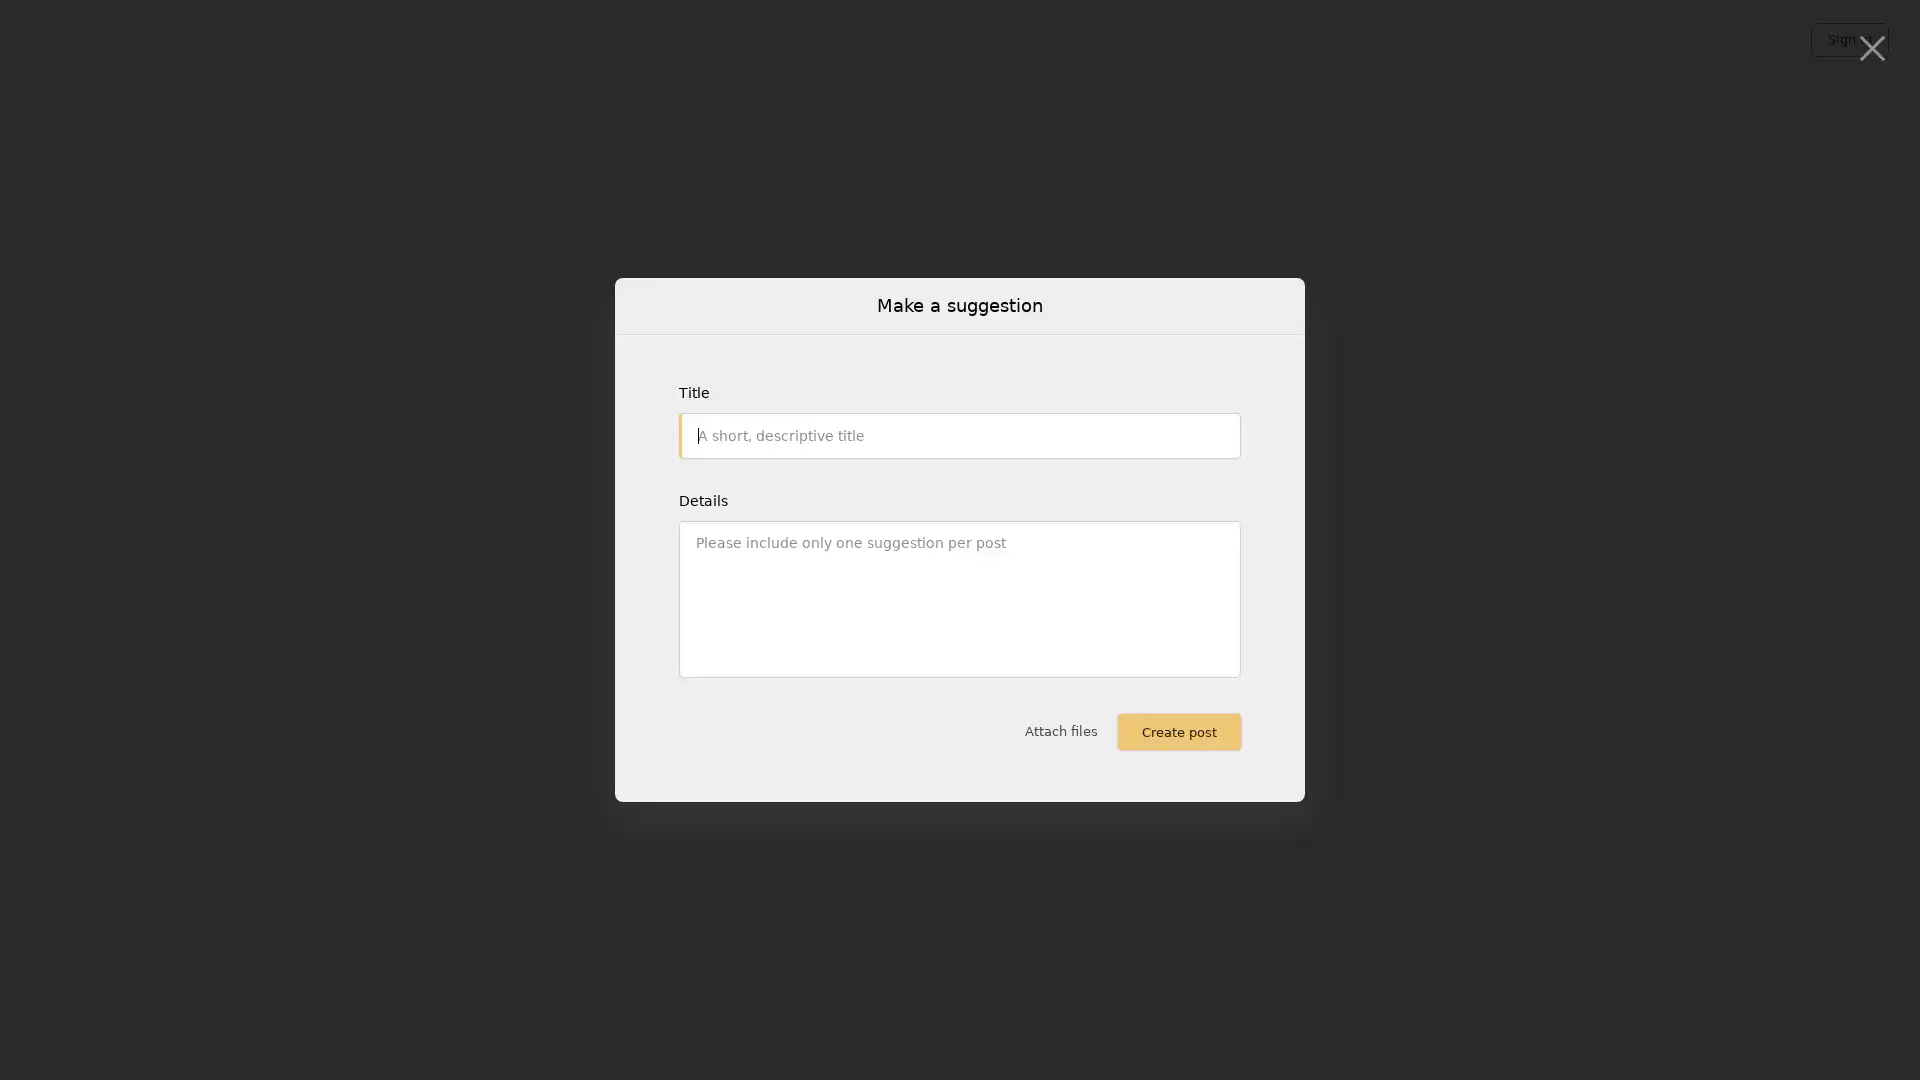 Image resolution: width=1920 pixels, height=1080 pixels. Describe the element at coordinates (1848, 39) in the screenshot. I see `Sign in` at that location.